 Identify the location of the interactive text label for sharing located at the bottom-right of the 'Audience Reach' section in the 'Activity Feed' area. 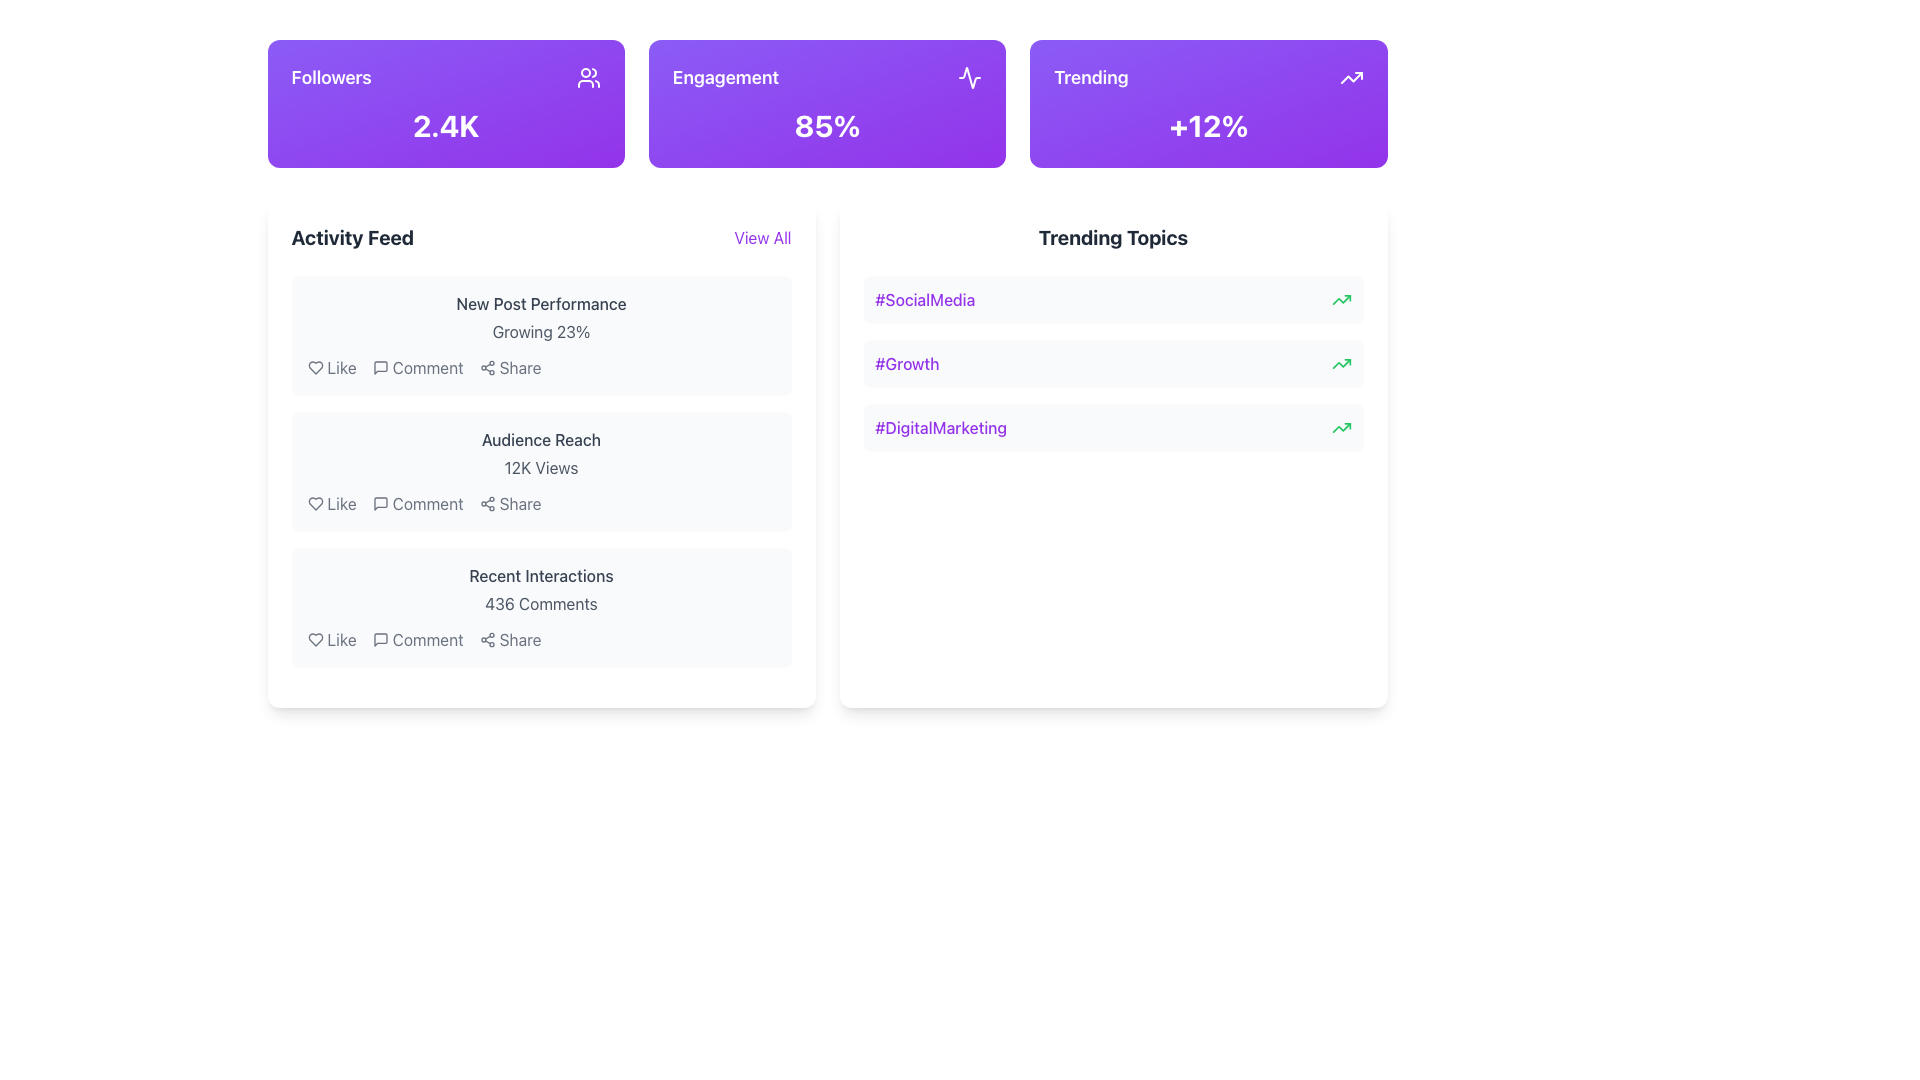
(520, 503).